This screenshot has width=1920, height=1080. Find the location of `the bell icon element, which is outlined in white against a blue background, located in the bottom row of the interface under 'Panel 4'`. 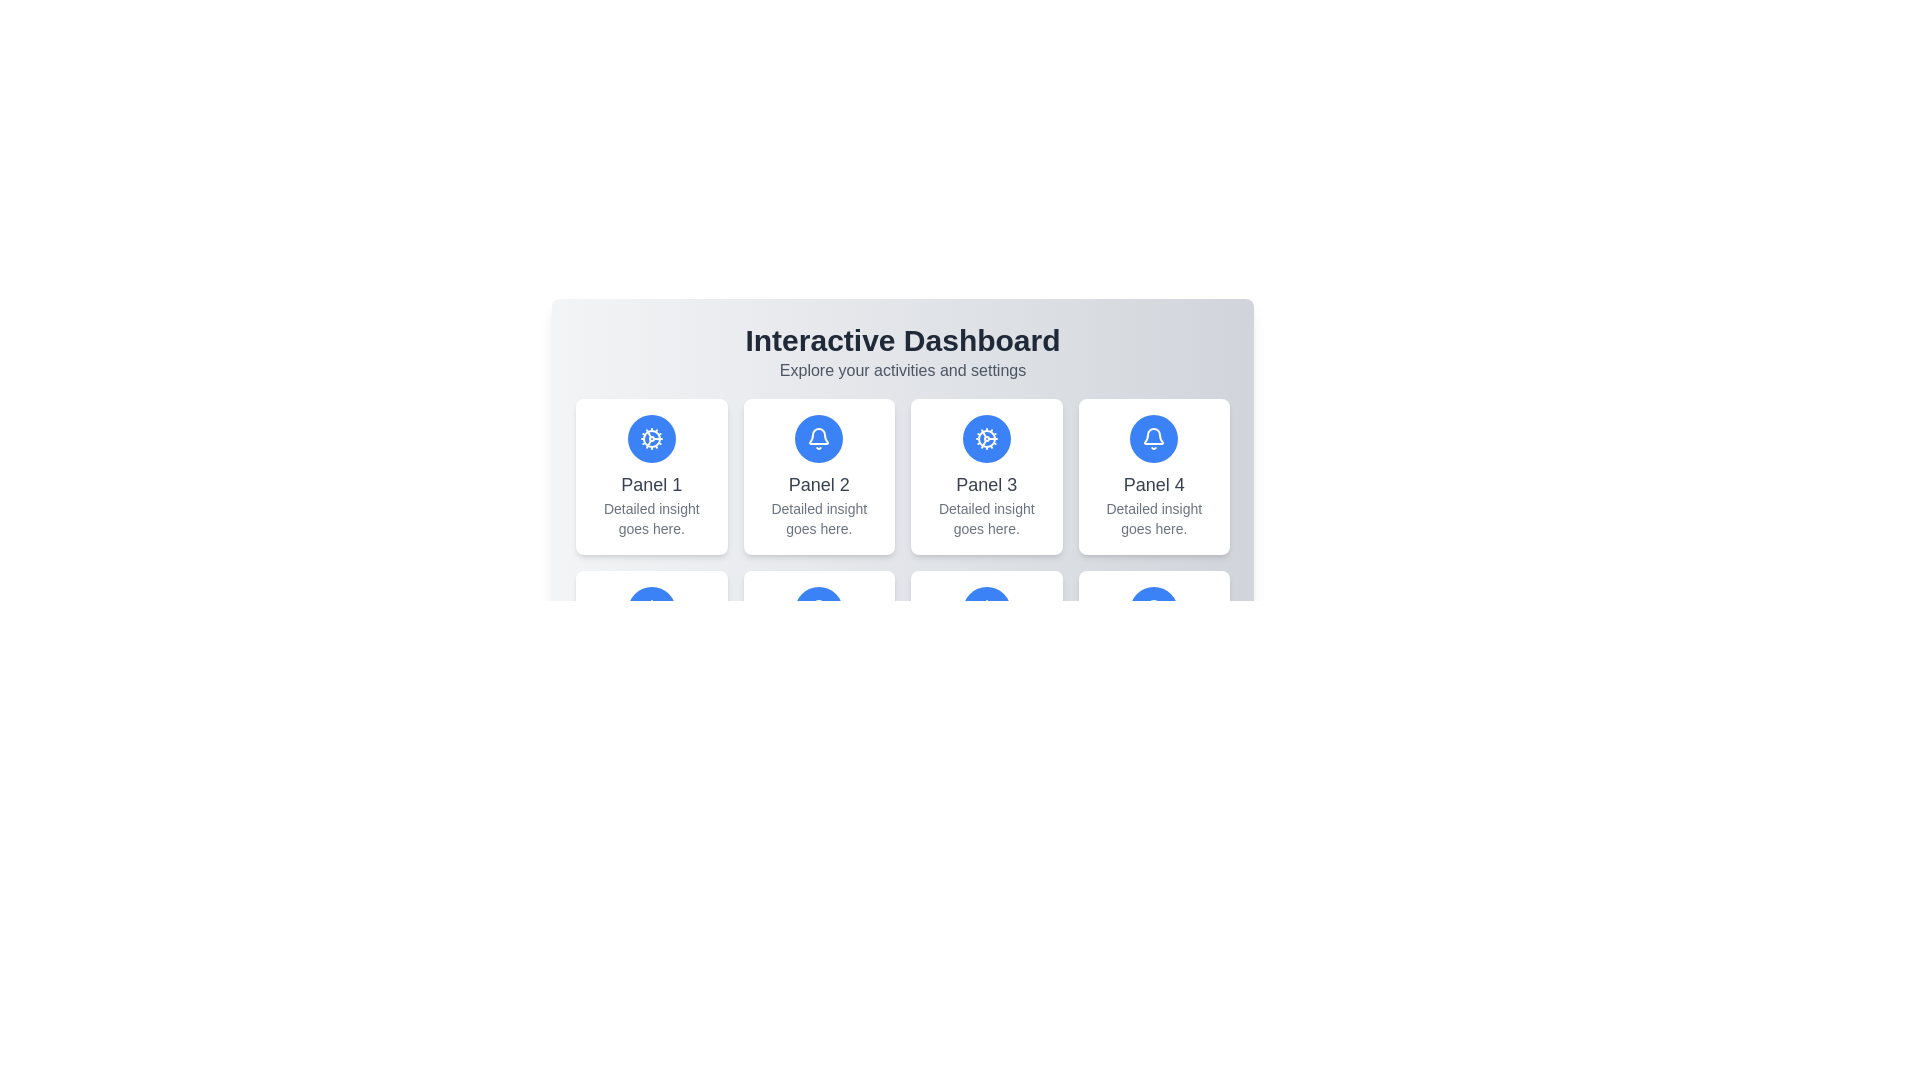

the bell icon element, which is outlined in white against a blue background, located in the bottom row of the interface under 'Panel 4' is located at coordinates (1154, 609).